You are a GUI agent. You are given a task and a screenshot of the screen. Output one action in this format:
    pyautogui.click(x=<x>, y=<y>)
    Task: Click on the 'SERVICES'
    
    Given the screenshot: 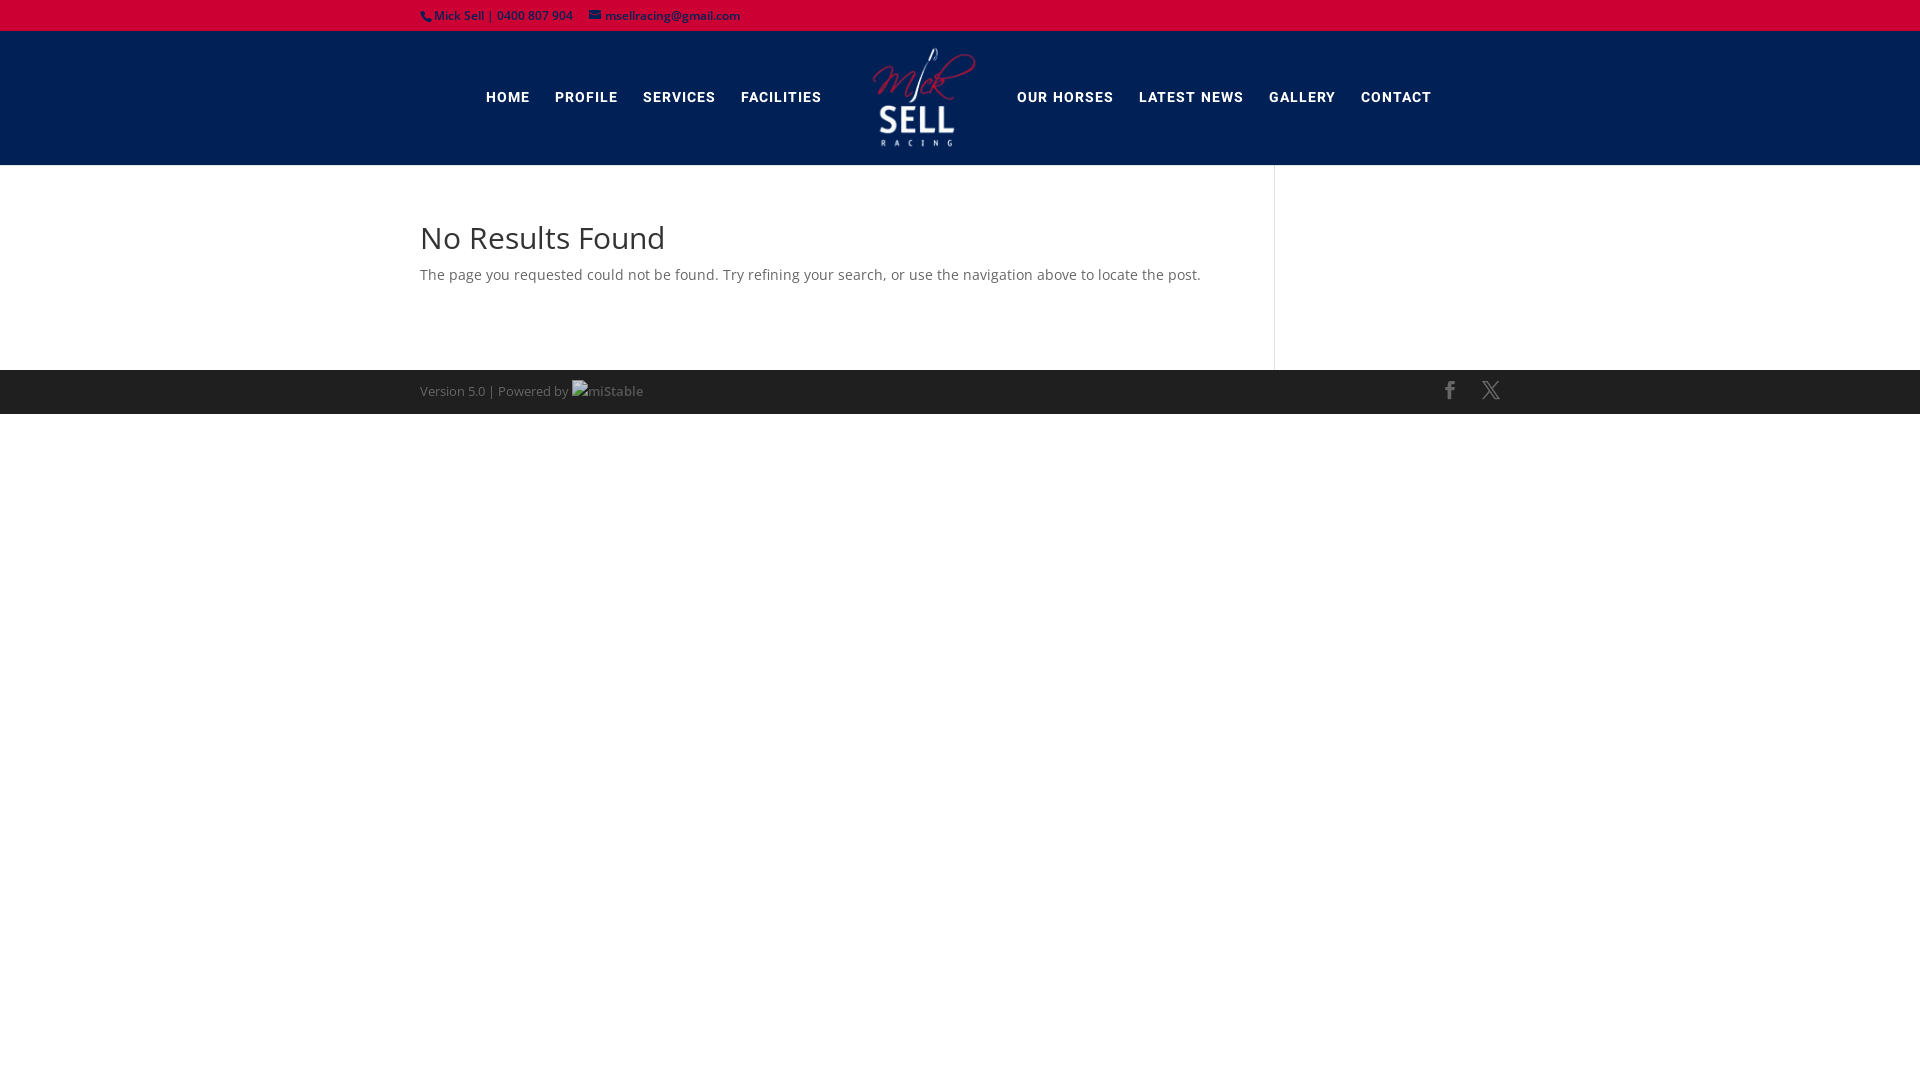 What is the action you would take?
    pyautogui.click(x=679, y=97)
    